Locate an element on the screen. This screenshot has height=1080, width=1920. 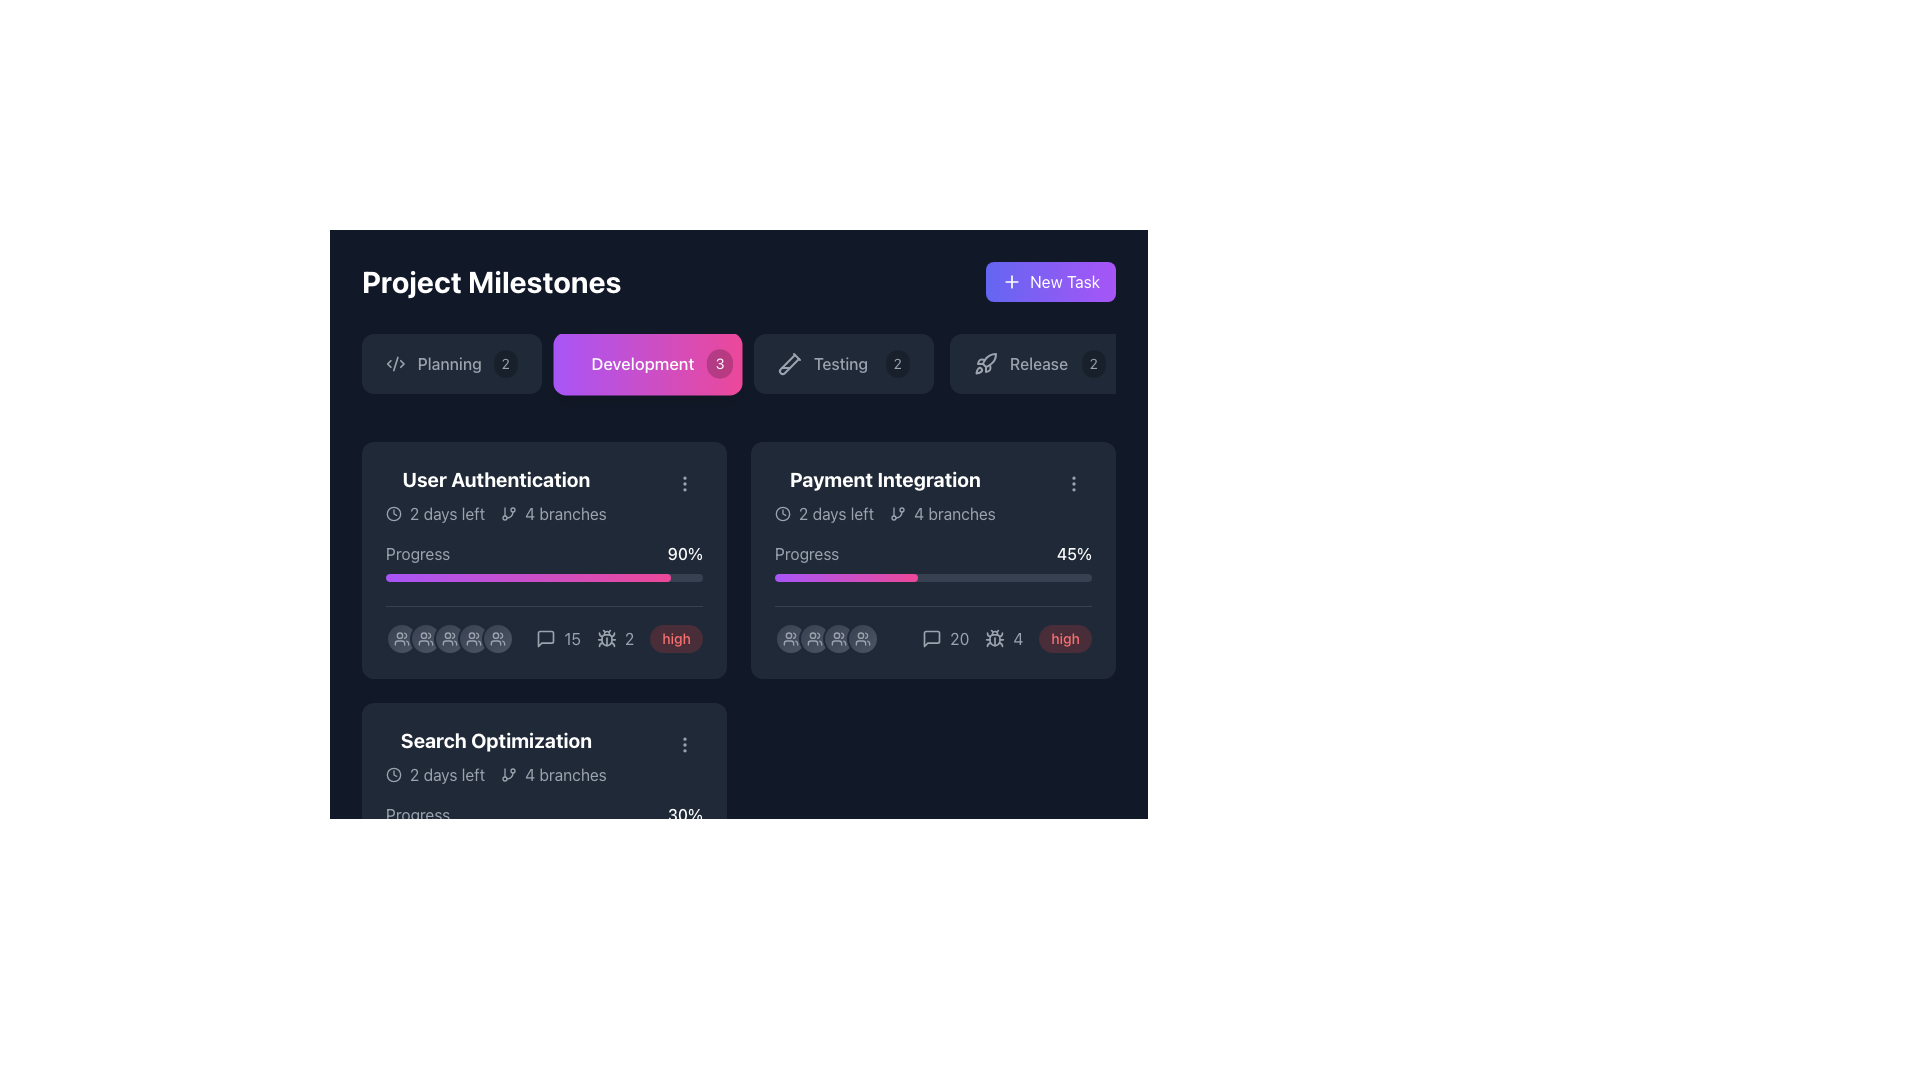
the plus icon located inside the 'New Task' button is located at coordinates (1012, 281).